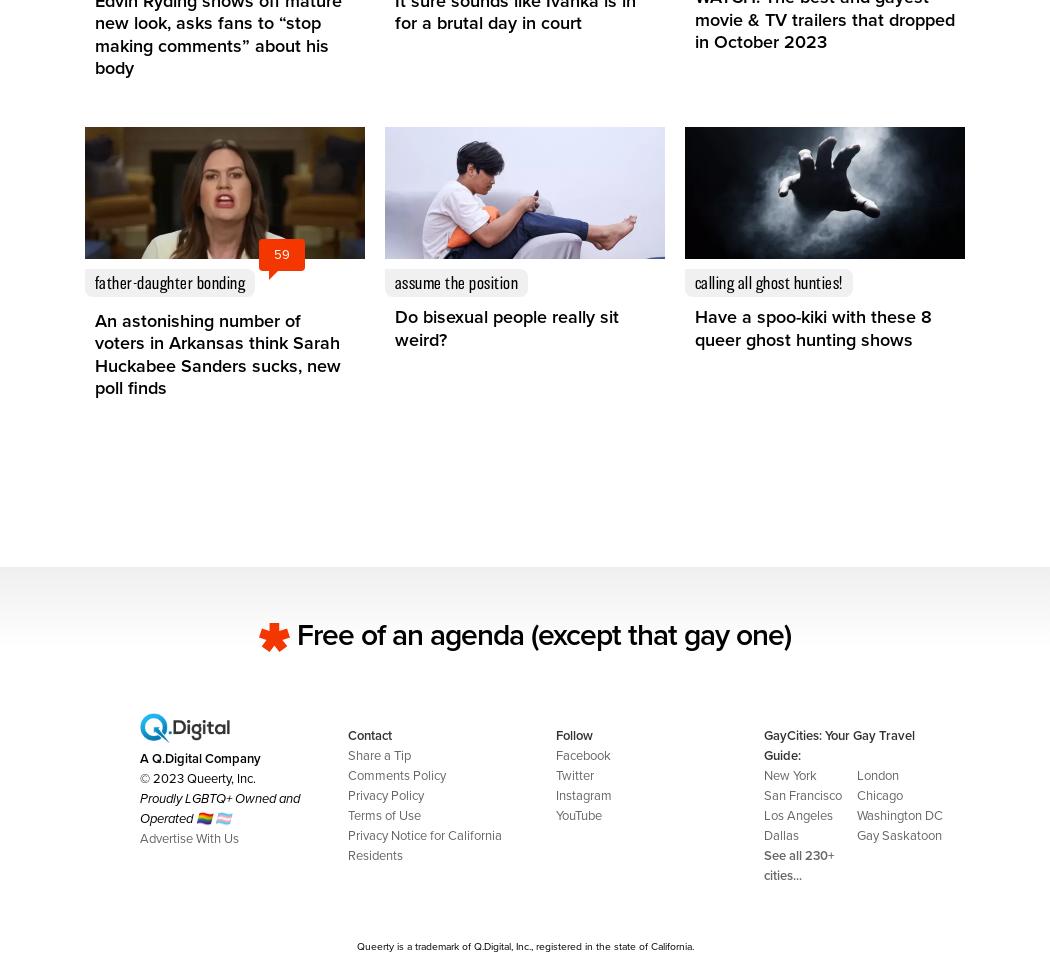 The width and height of the screenshot is (1050, 974). Describe the element at coordinates (802, 794) in the screenshot. I see `'San Francisco'` at that location.